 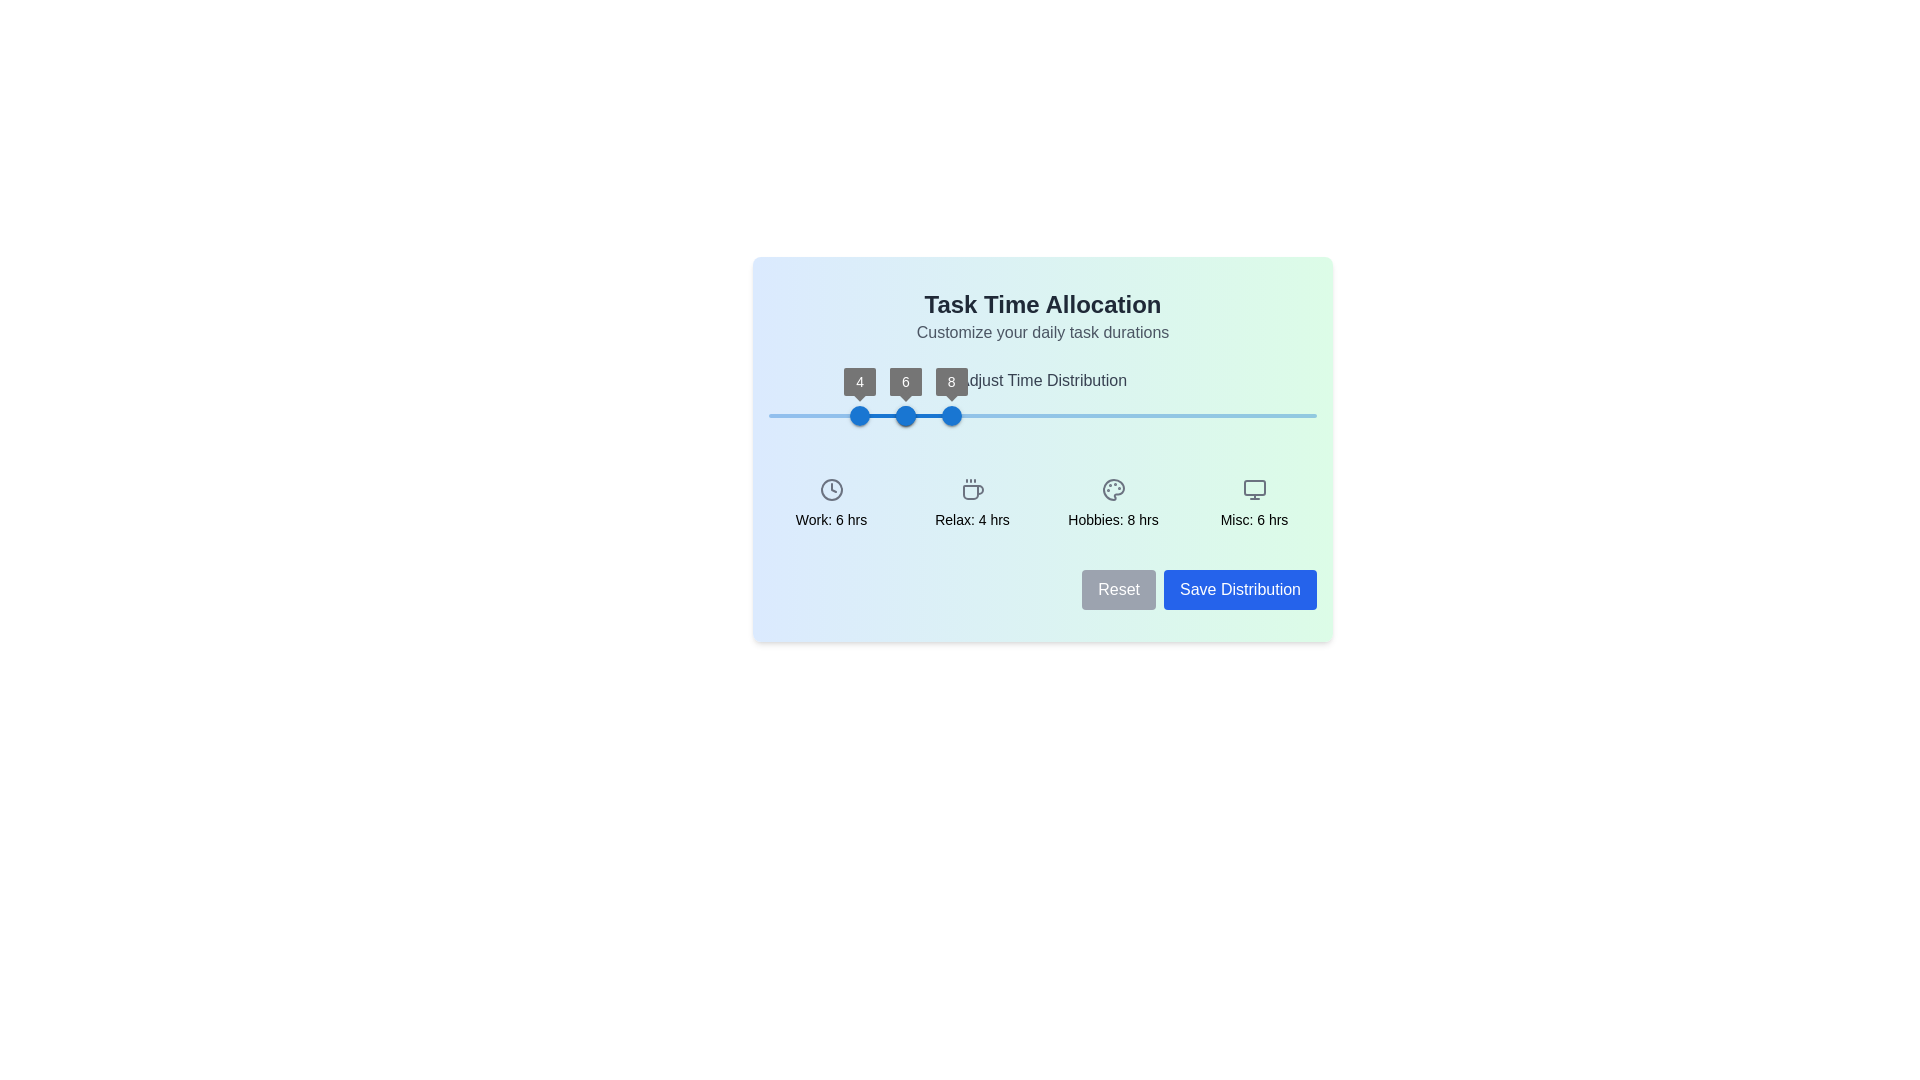 What do you see at coordinates (905, 381) in the screenshot?
I see `the value indicator displaying the numeric value '6' for the slider under the heading 'Task Time Allocation'` at bounding box center [905, 381].